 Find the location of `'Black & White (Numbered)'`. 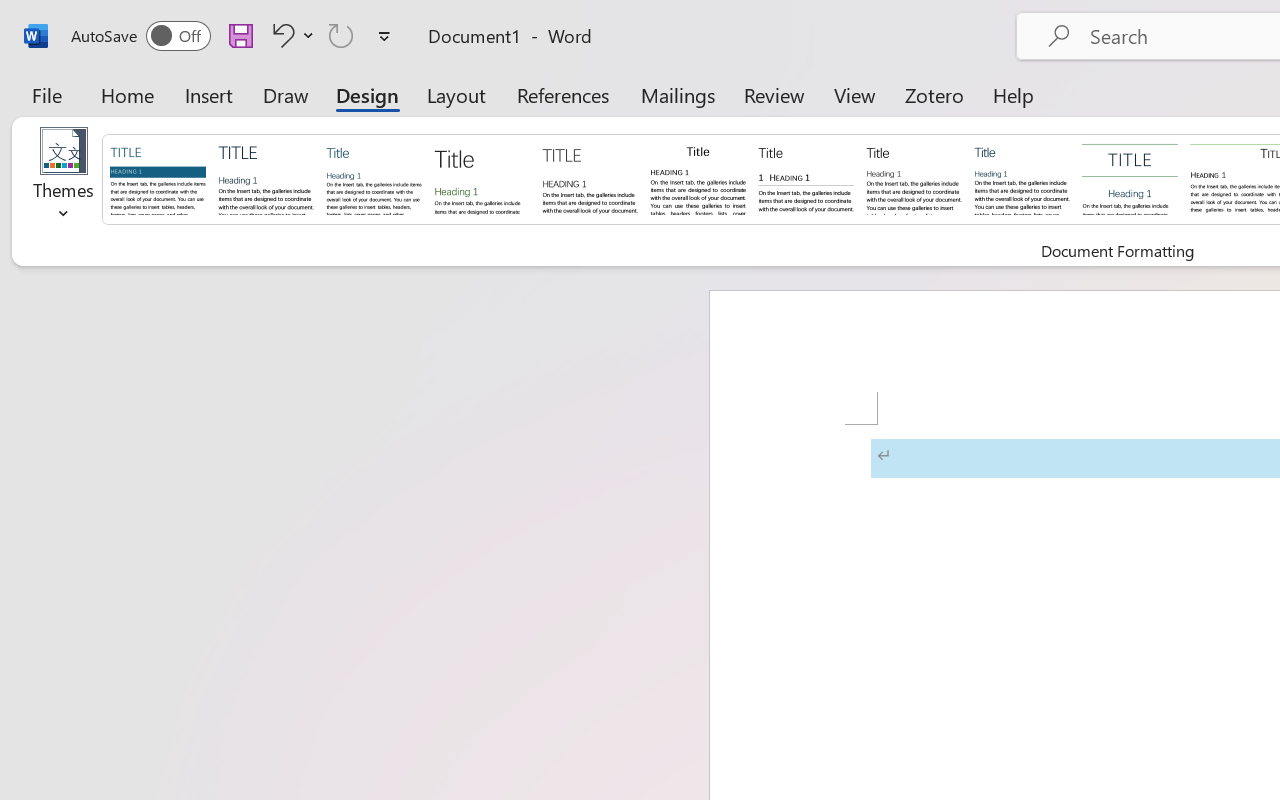

'Black & White (Numbered)' is located at coordinates (806, 177).